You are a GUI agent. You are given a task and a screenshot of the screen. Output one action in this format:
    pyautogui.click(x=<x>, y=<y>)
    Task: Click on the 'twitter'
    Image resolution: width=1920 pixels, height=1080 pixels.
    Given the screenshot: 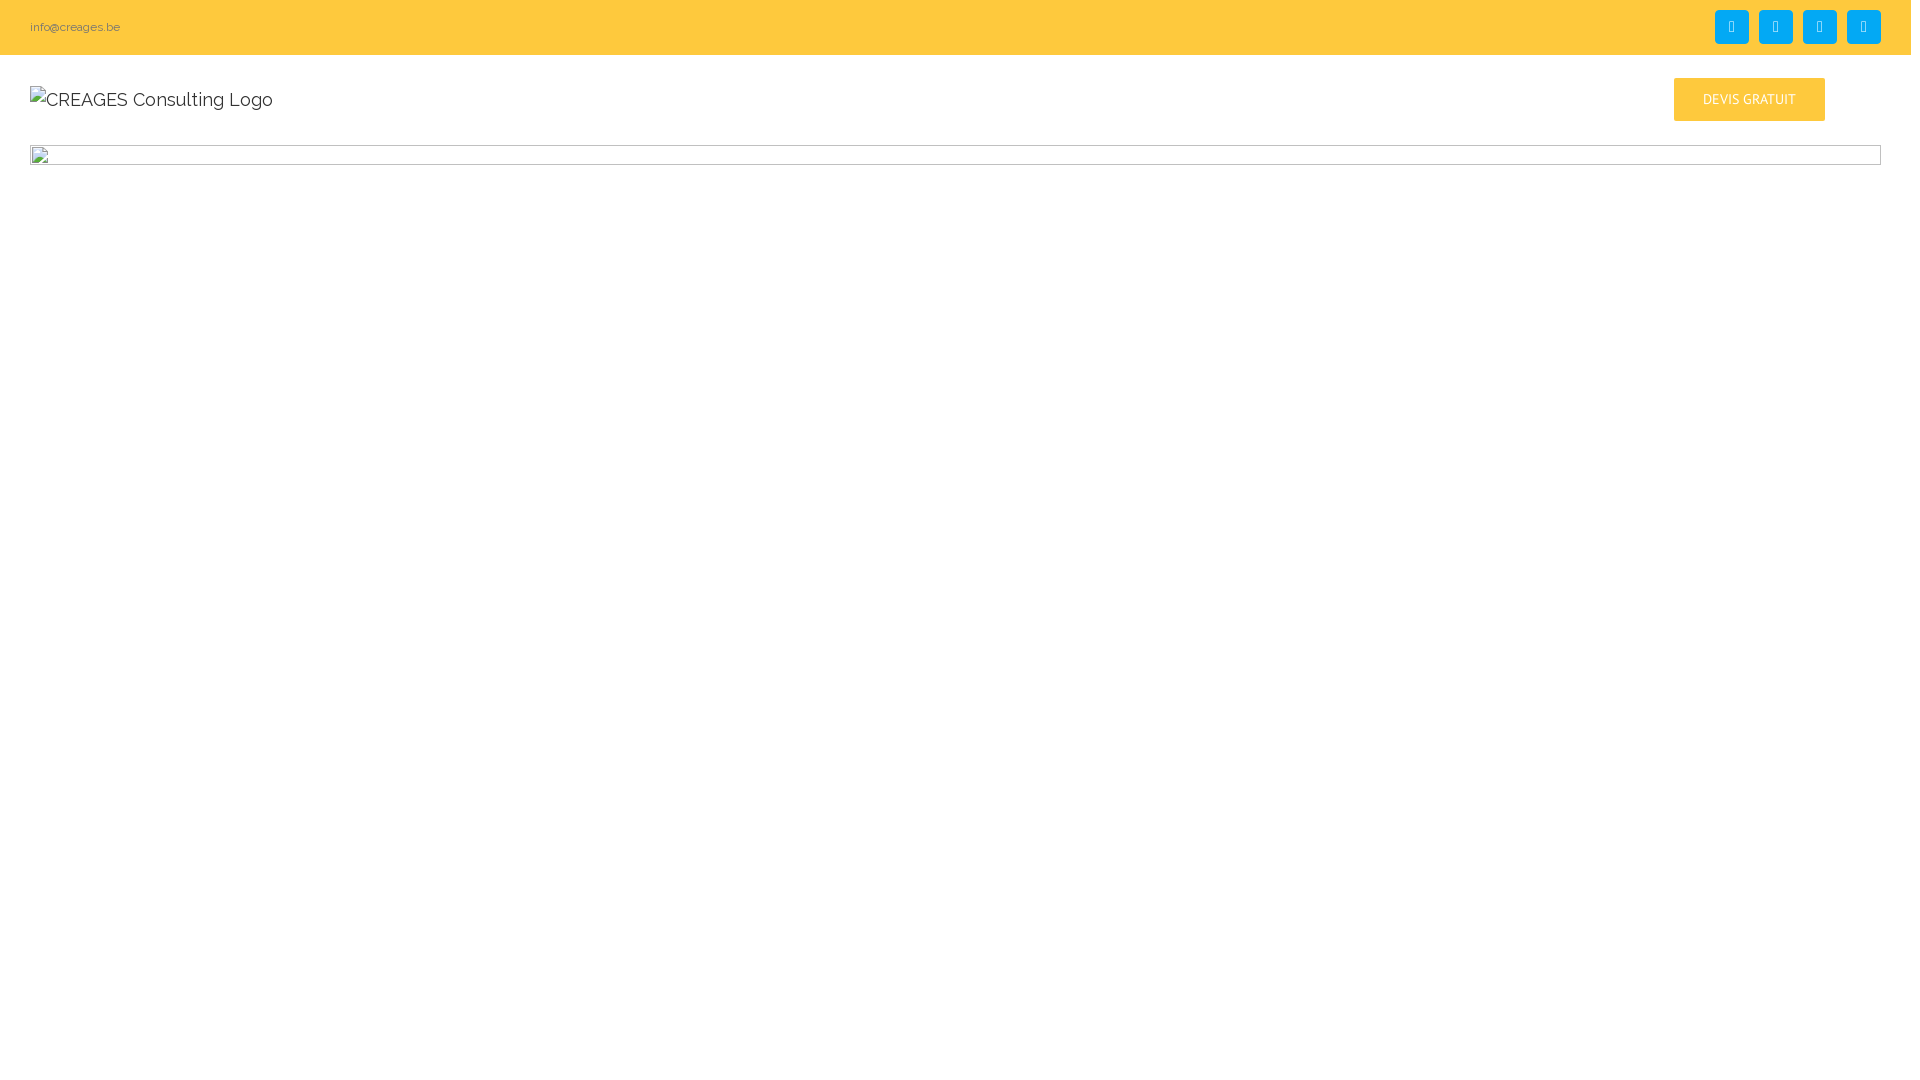 What is the action you would take?
    pyautogui.click(x=1776, y=27)
    